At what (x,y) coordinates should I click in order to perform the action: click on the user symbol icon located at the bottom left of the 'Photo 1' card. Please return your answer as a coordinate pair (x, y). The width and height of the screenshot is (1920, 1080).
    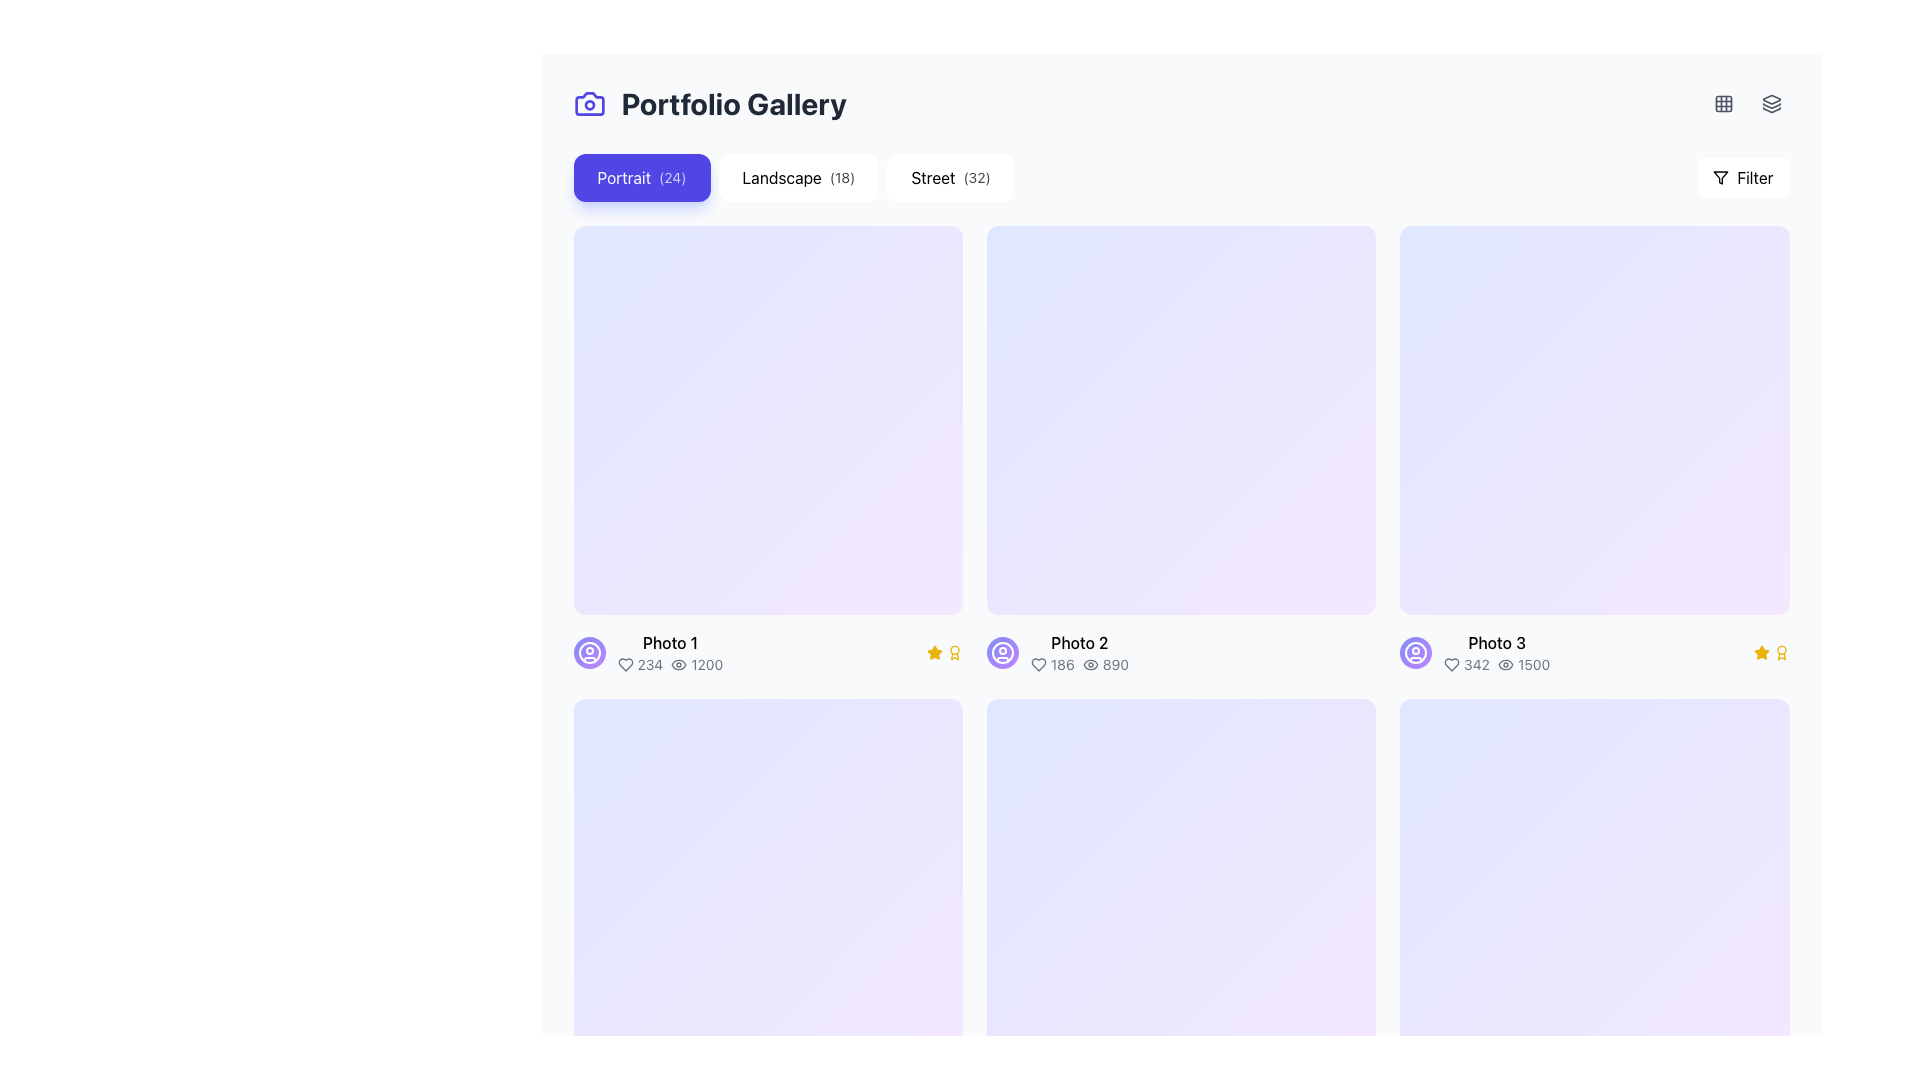
    Looking at the image, I should click on (1002, 653).